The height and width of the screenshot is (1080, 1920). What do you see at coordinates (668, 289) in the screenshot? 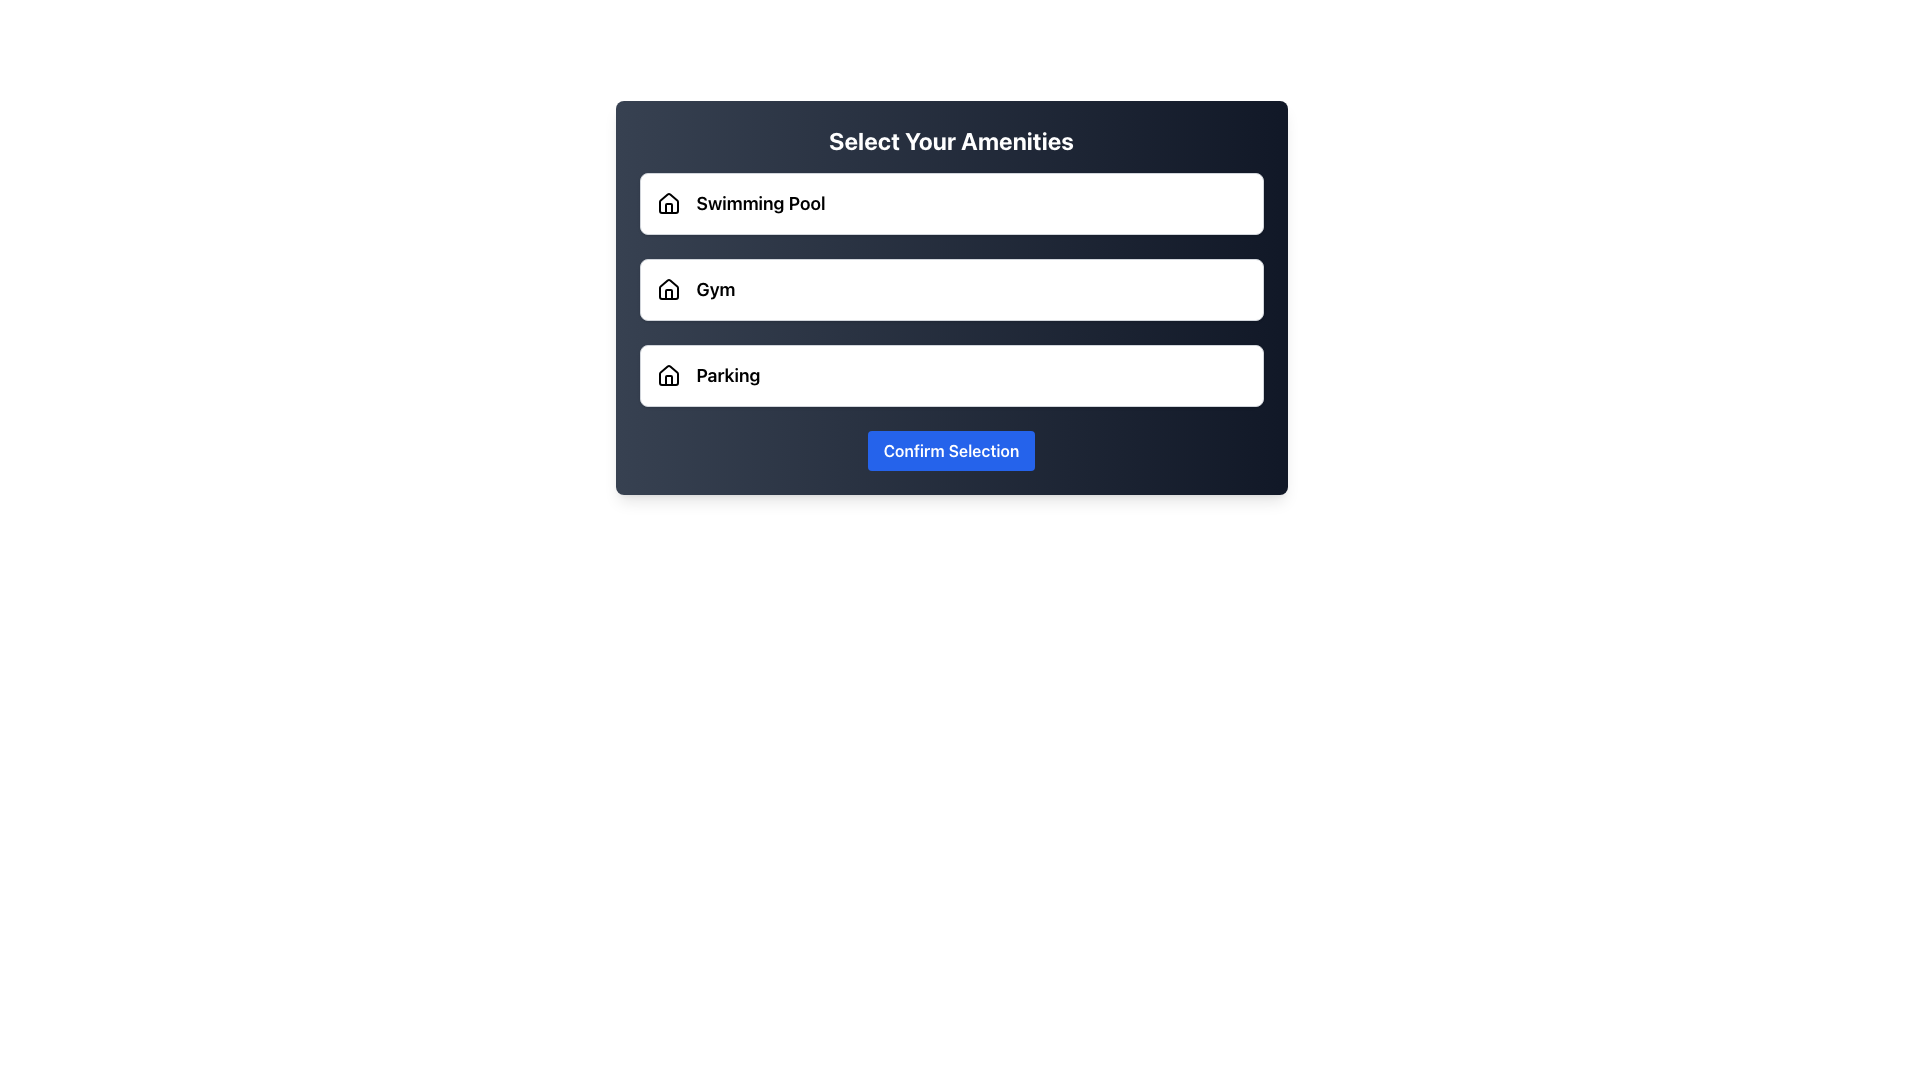
I see `the house-shaped SVG icon with a black outline located next to the 'Gym' label` at bounding box center [668, 289].